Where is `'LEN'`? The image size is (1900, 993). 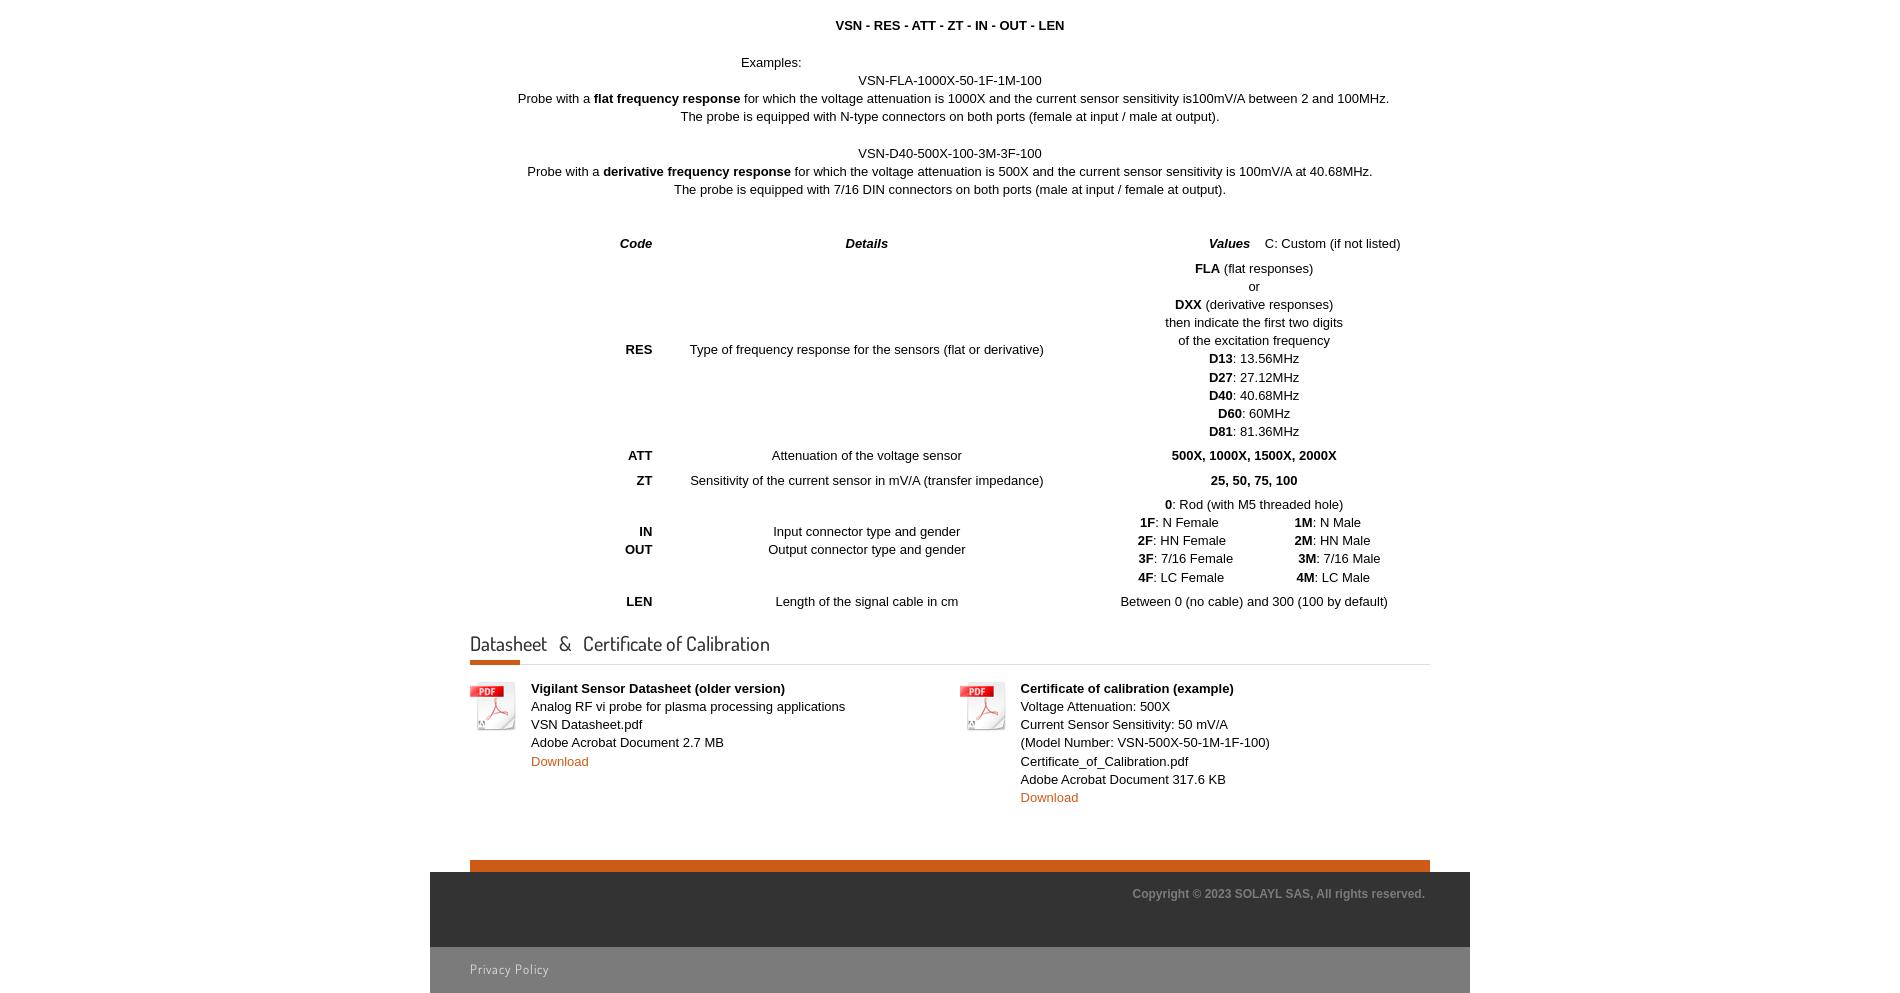 'LEN' is located at coordinates (638, 600).